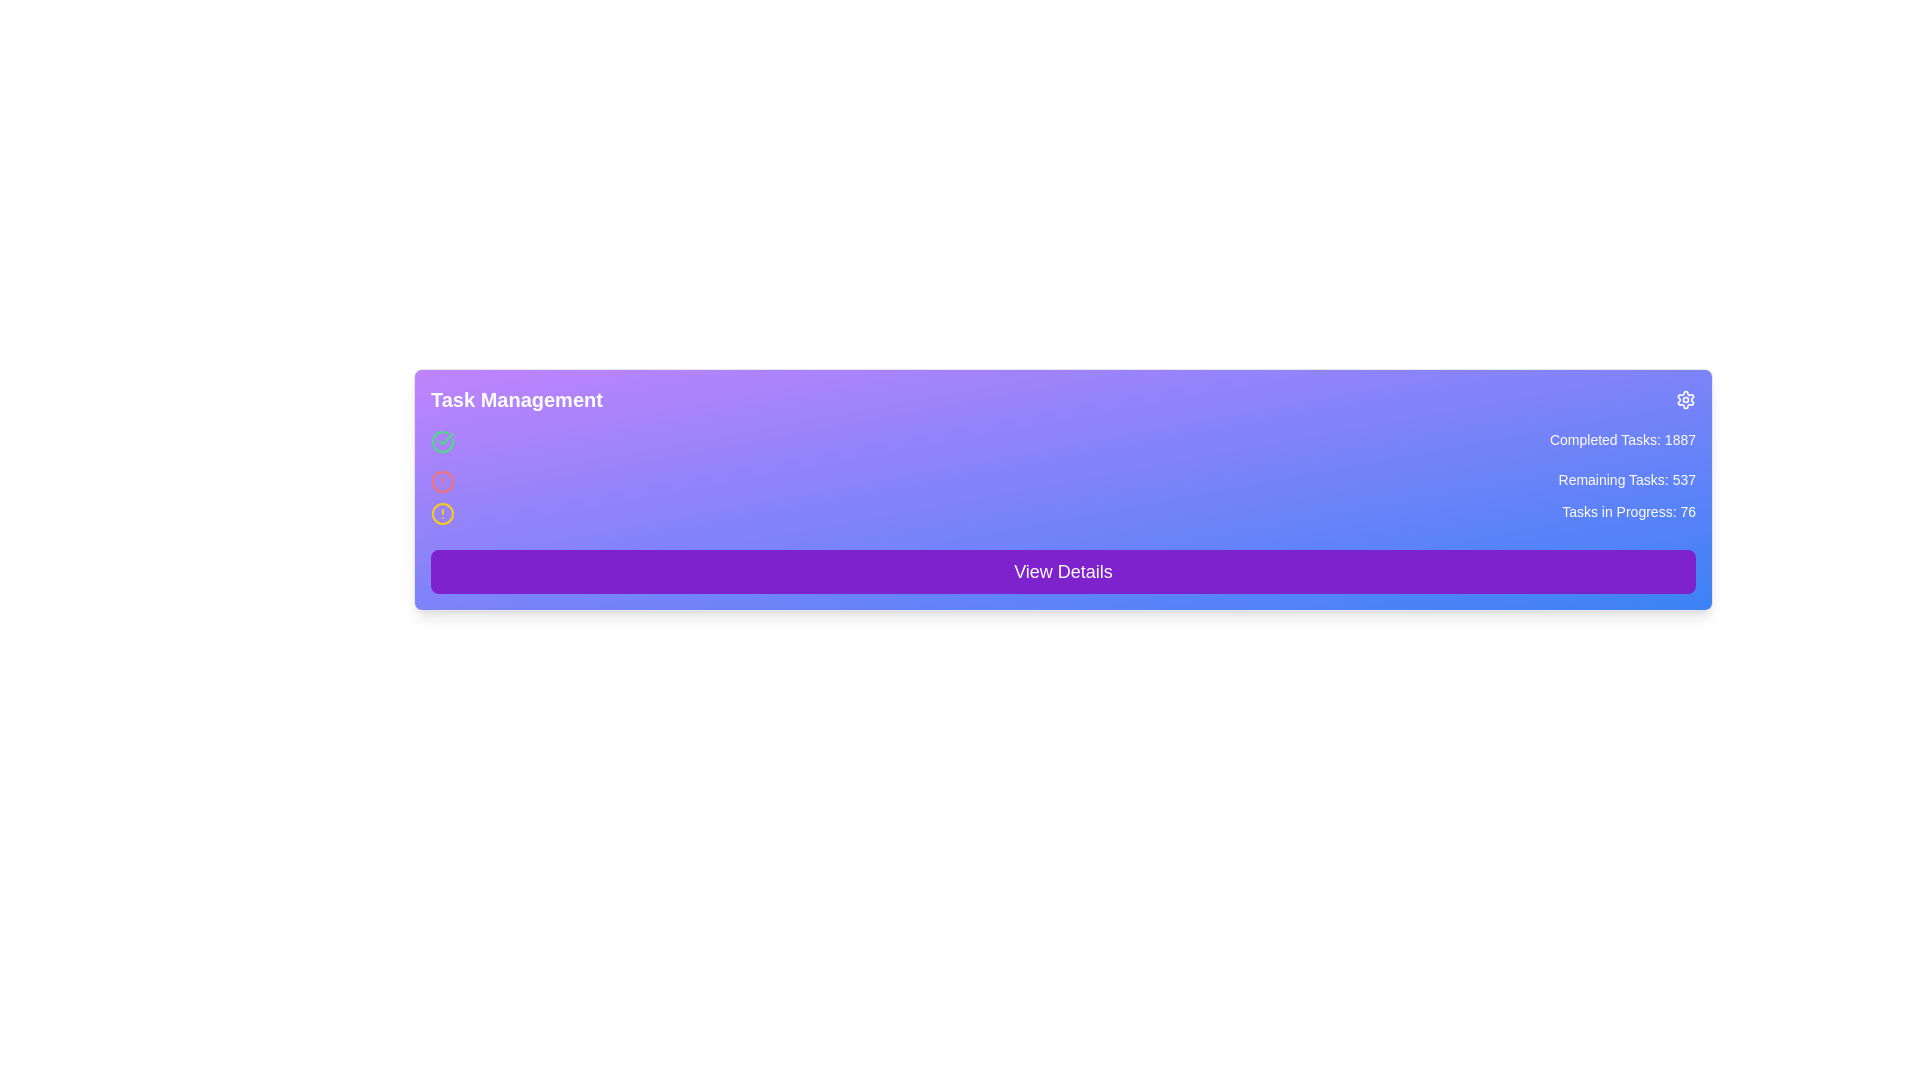  What do you see at coordinates (441, 441) in the screenshot?
I see `the hollow circular decorative icon with a thick stroke and a light green check mark on the right side, located in the 'Task Management' section` at bounding box center [441, 441].